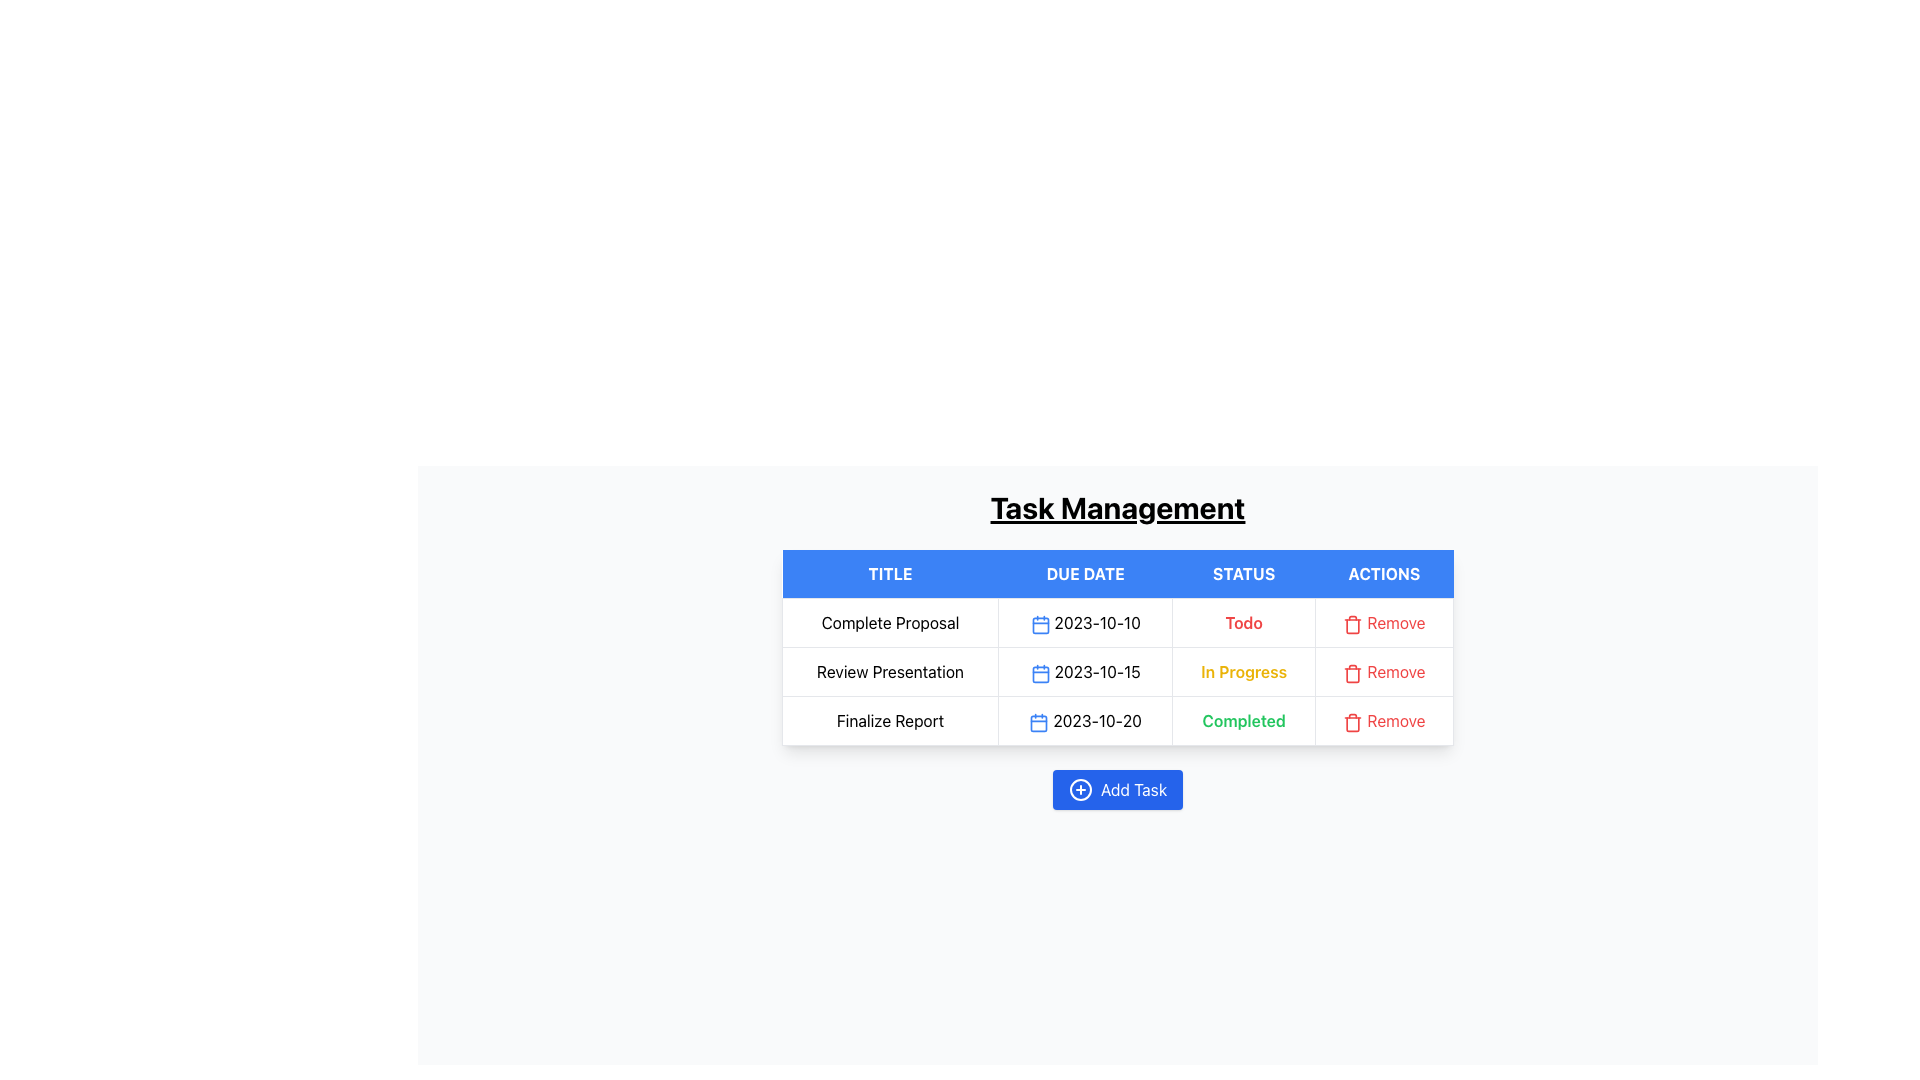  I want to click on the Table Header Row, which labels the columns of the task management table, located below the 'Task Management' heading, so click(1117, 574).